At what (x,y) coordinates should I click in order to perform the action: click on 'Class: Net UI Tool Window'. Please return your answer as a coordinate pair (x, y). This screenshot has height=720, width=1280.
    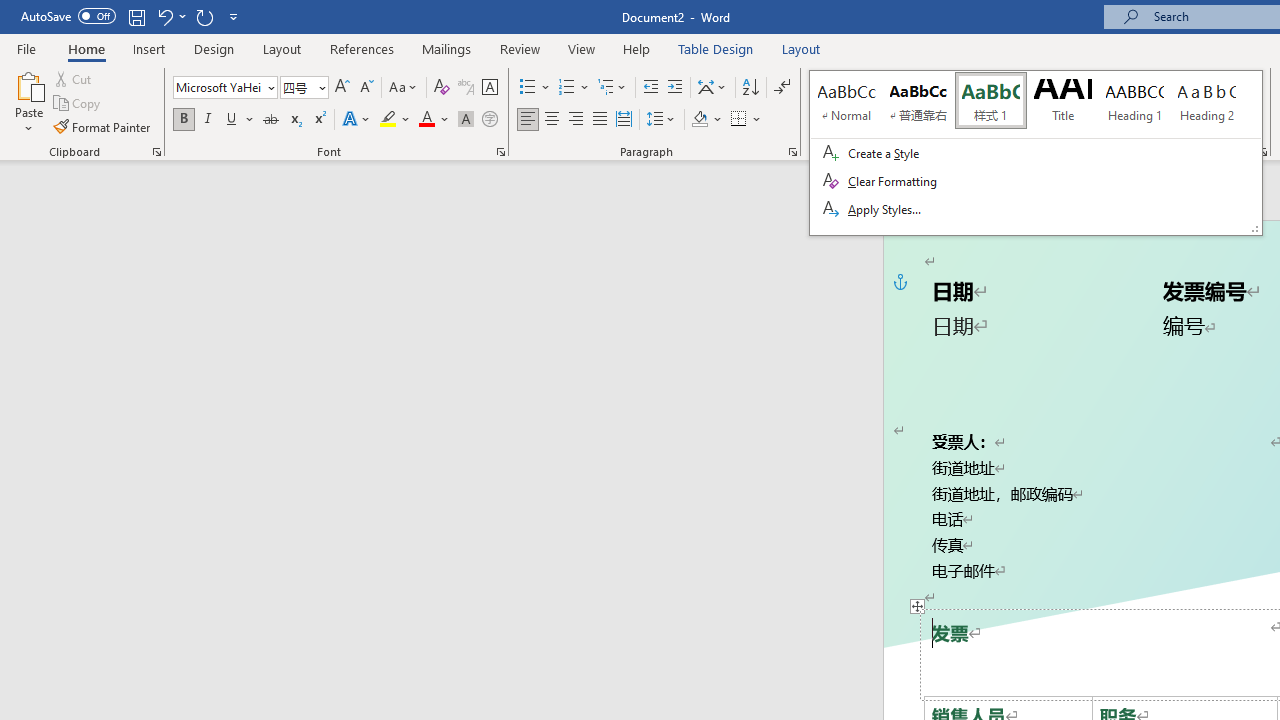
    Looking at the image, I should click on (1036, 152).